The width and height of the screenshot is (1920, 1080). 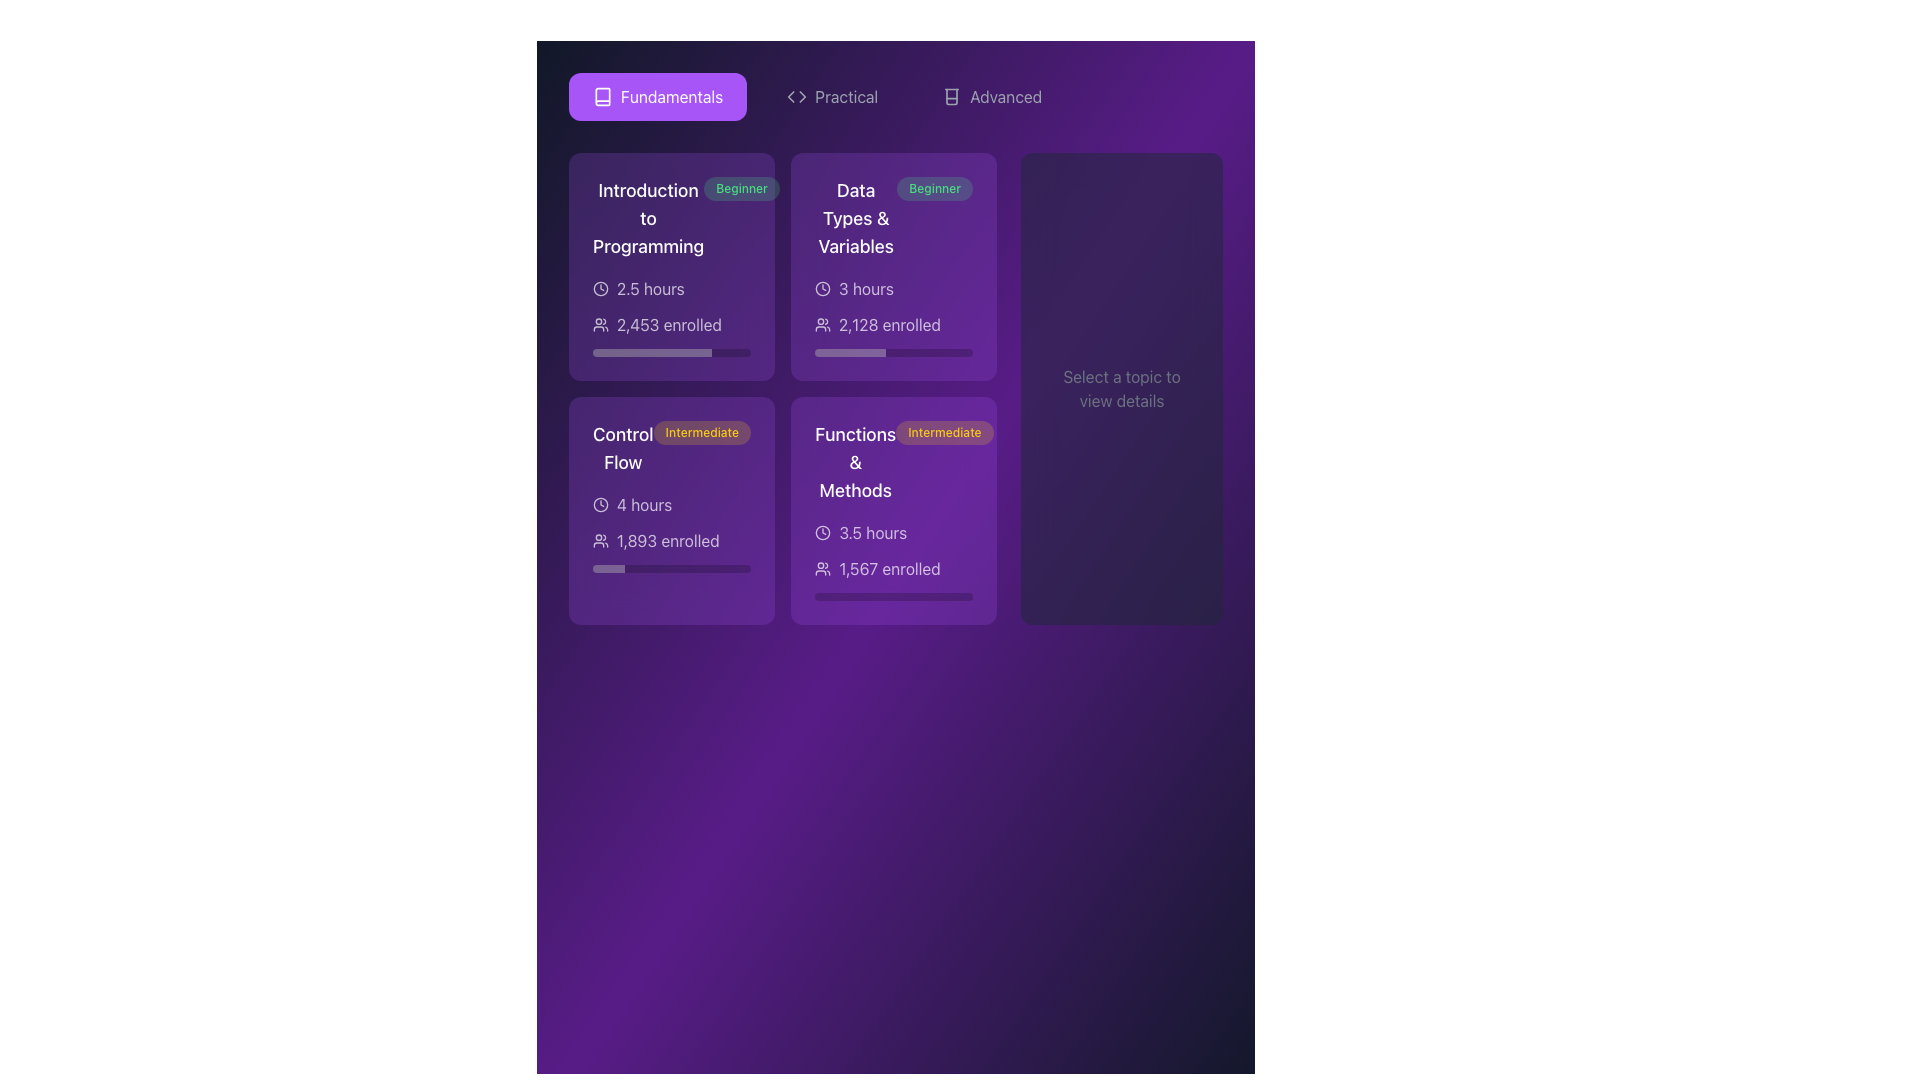 I want to click on the Text Label displaying '4 hours' located within the purple card under the title 'Control Flow', adjacent to the clock icon, so click(x=644, y=504).